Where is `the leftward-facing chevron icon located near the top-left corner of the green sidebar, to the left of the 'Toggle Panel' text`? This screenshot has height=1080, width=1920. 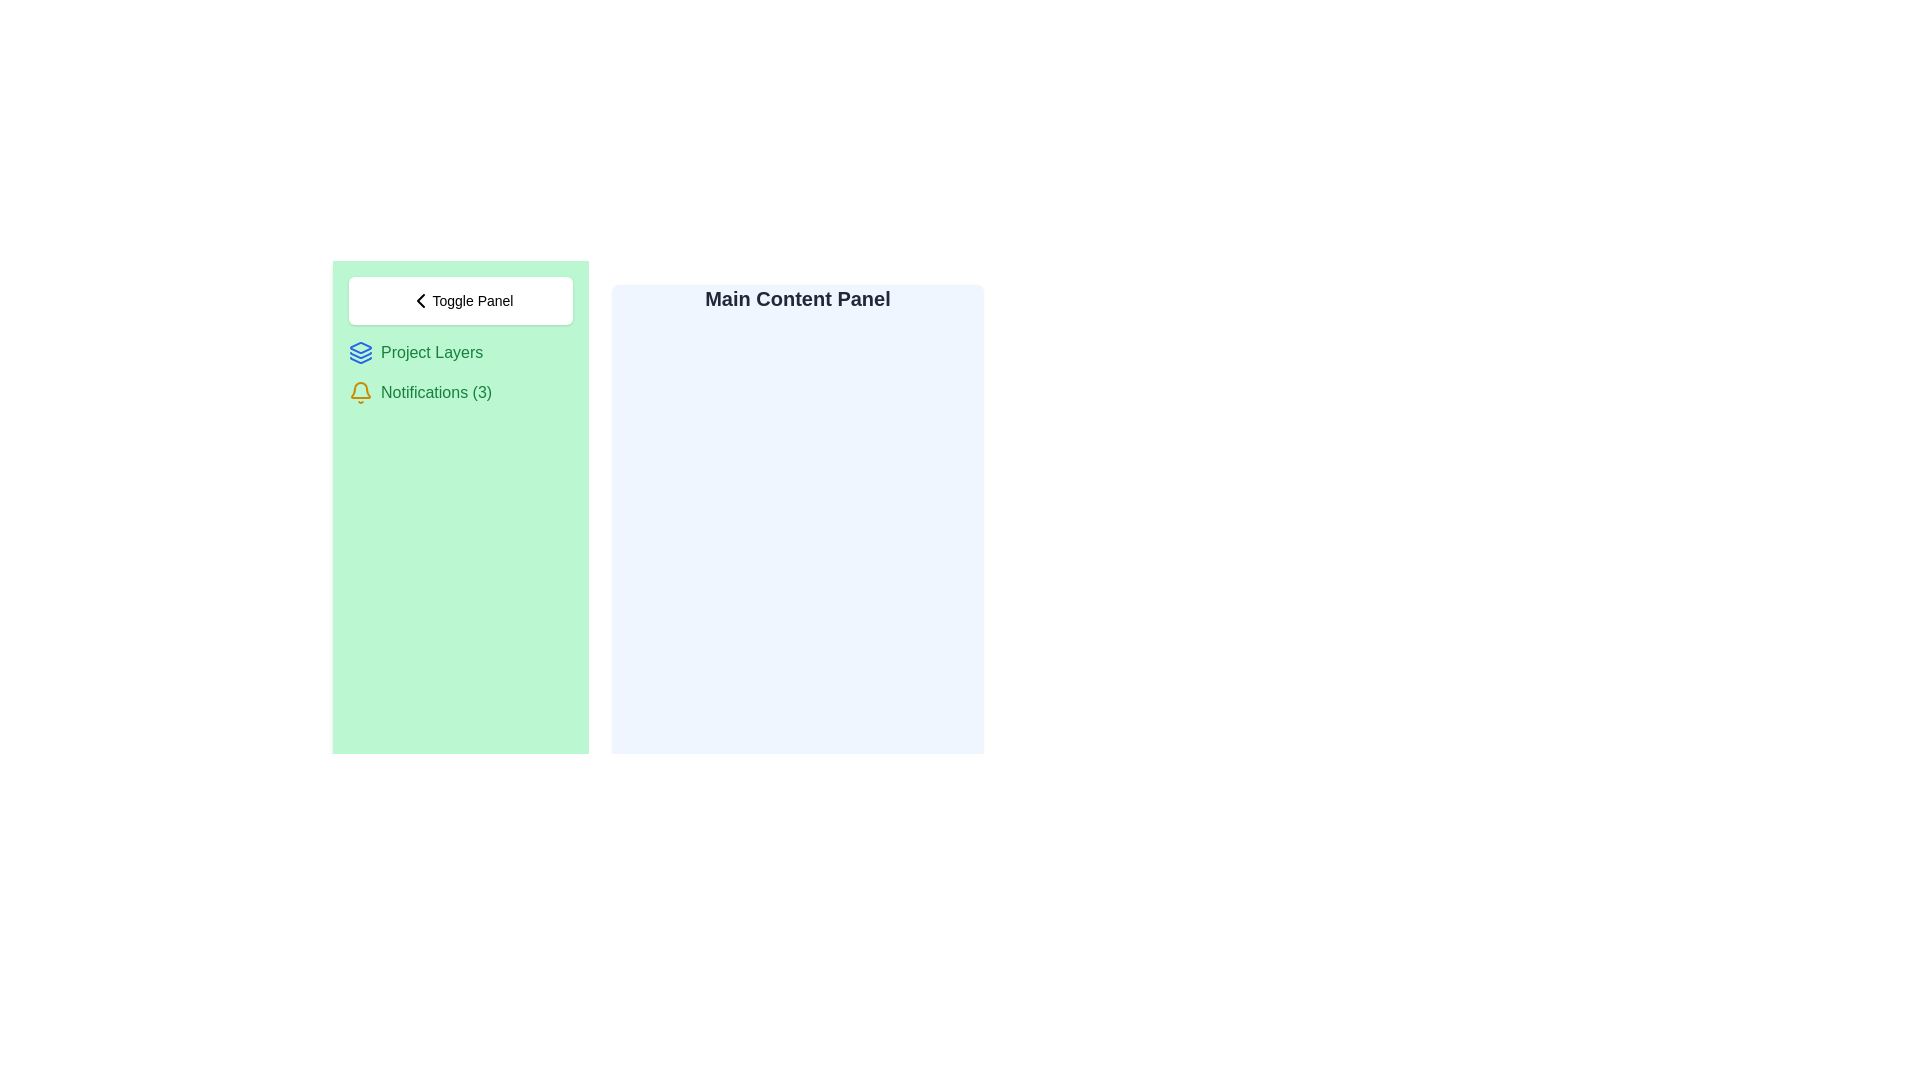
the leftward-facing chevron icon located near the top-left corner of the green sidebar, to the left of the 'Toggle Panel' text is located at coordinates (419, 300).